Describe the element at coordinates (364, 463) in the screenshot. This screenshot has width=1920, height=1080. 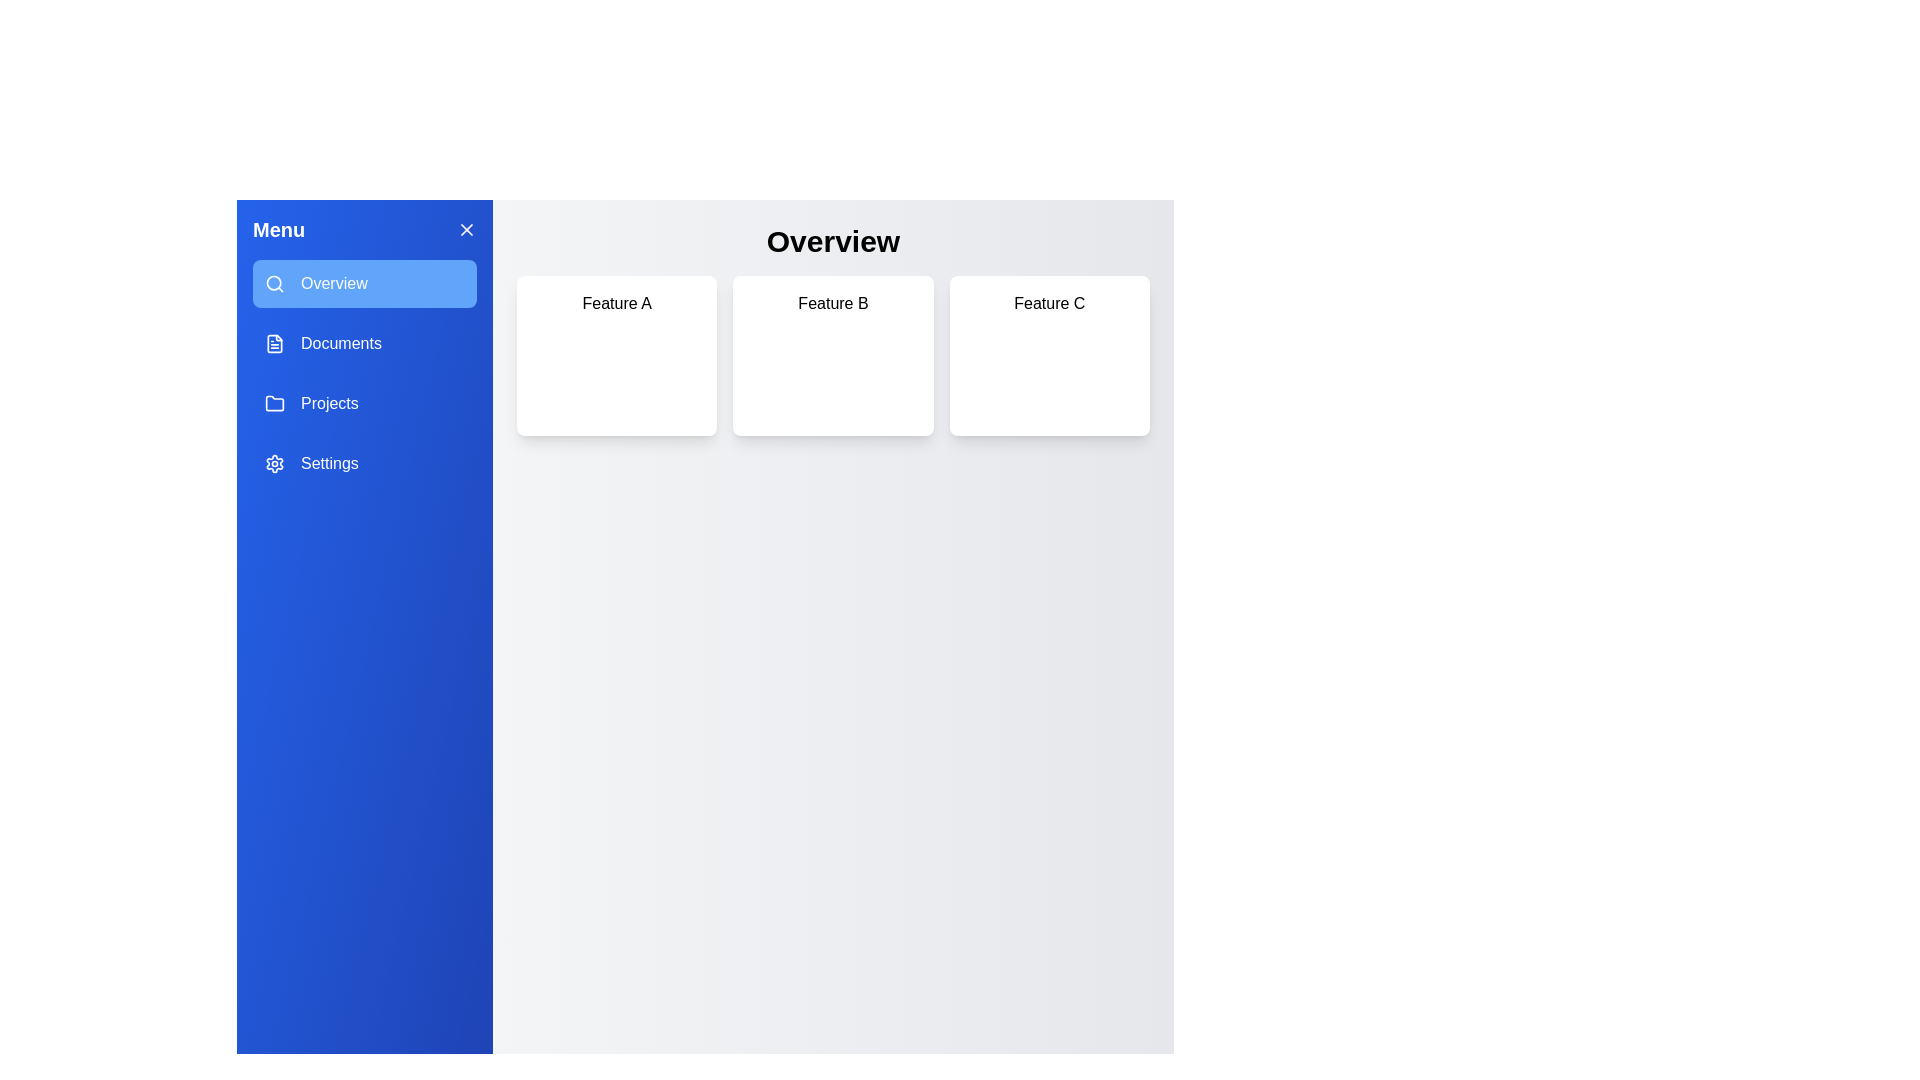
I see `the Settings tab by clicking on its corresponding button in the drawer menu` at that location.